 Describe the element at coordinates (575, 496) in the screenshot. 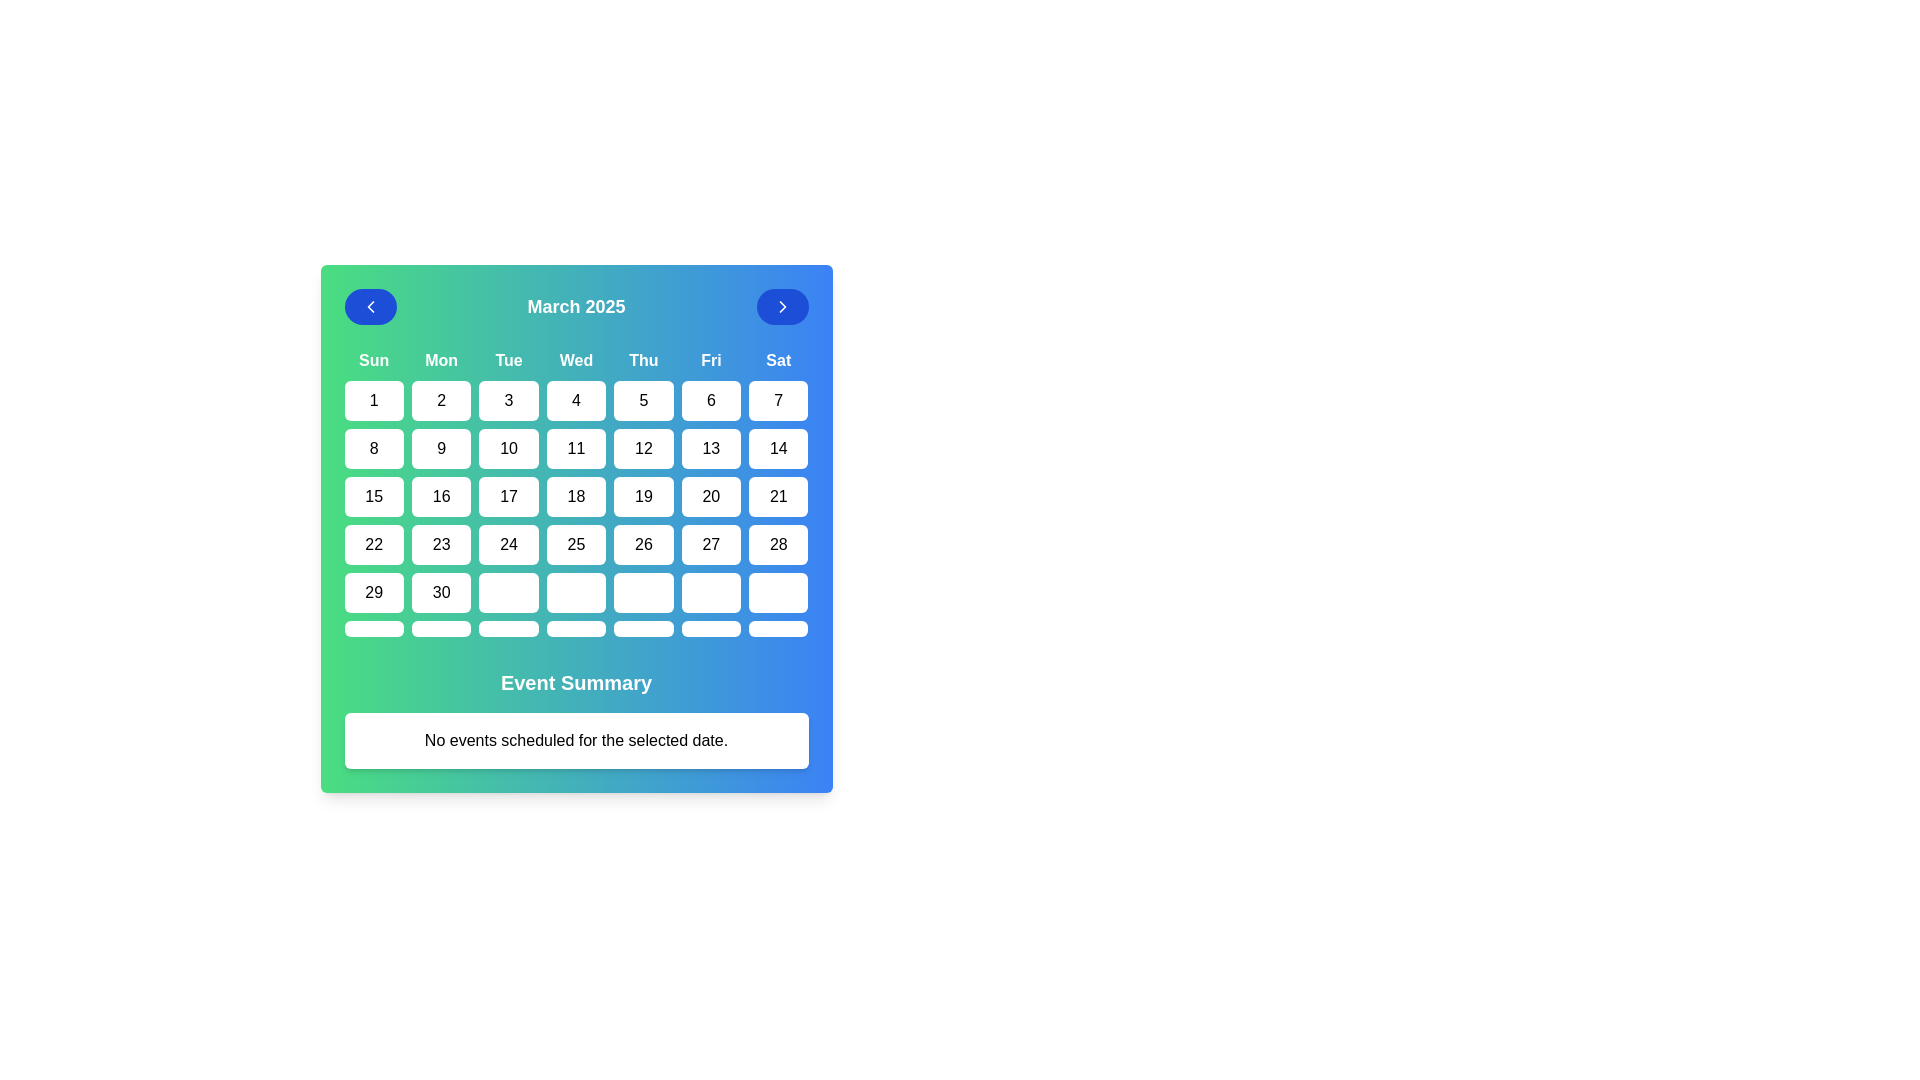

I see `the button representing the 18th of March in the calendar interface` at that location.